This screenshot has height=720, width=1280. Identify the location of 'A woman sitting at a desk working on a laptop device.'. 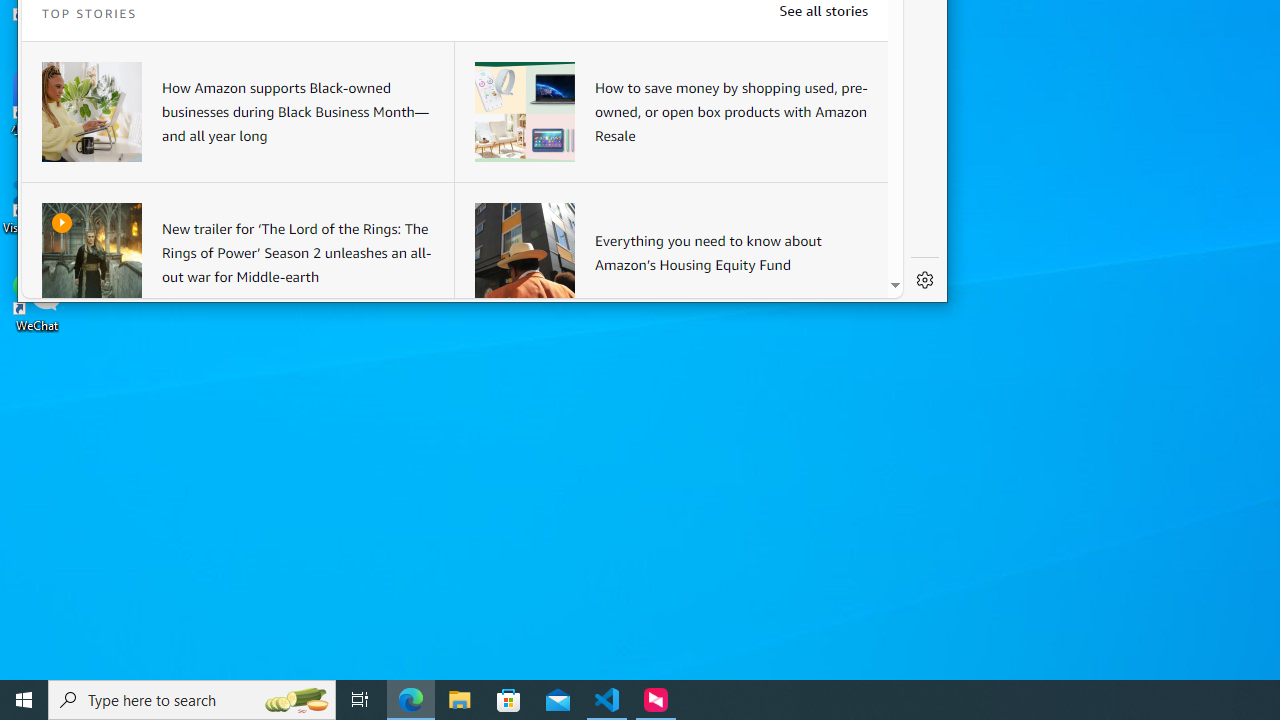
(91, 111).